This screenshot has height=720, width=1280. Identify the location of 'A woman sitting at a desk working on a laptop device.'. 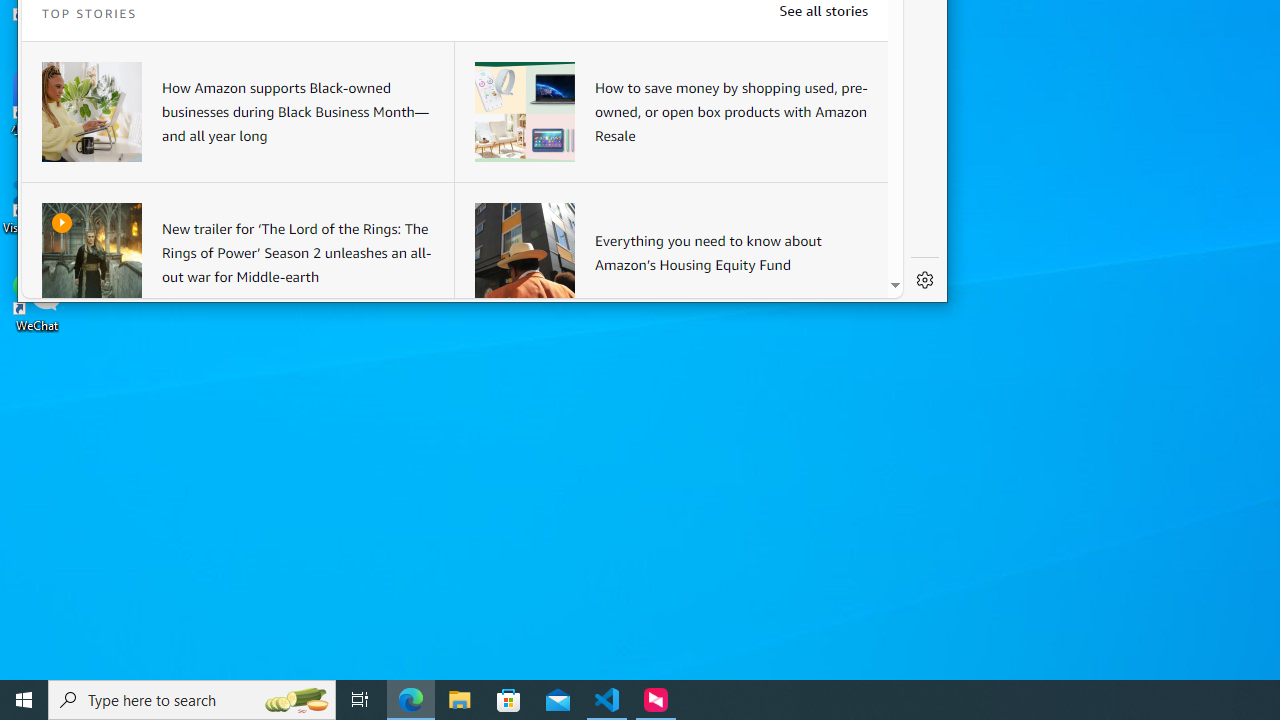
(91, 111).